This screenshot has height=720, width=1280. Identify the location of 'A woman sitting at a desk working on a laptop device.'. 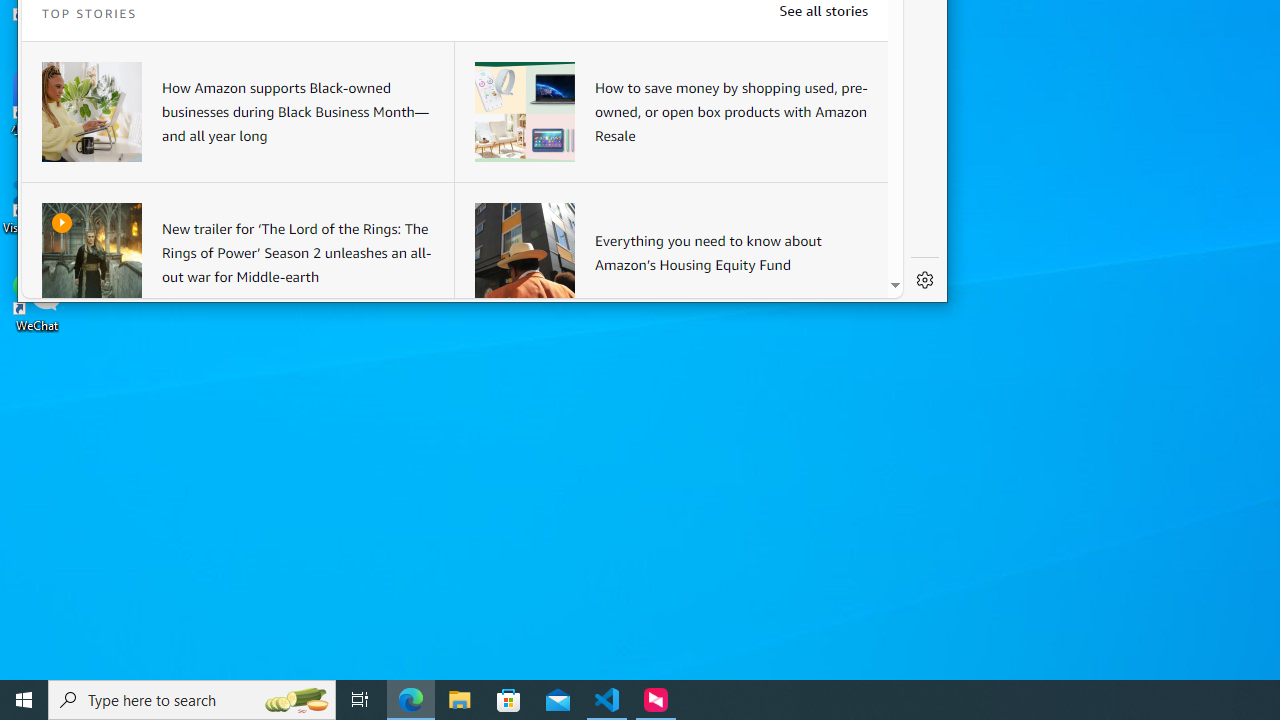
(91, 111).